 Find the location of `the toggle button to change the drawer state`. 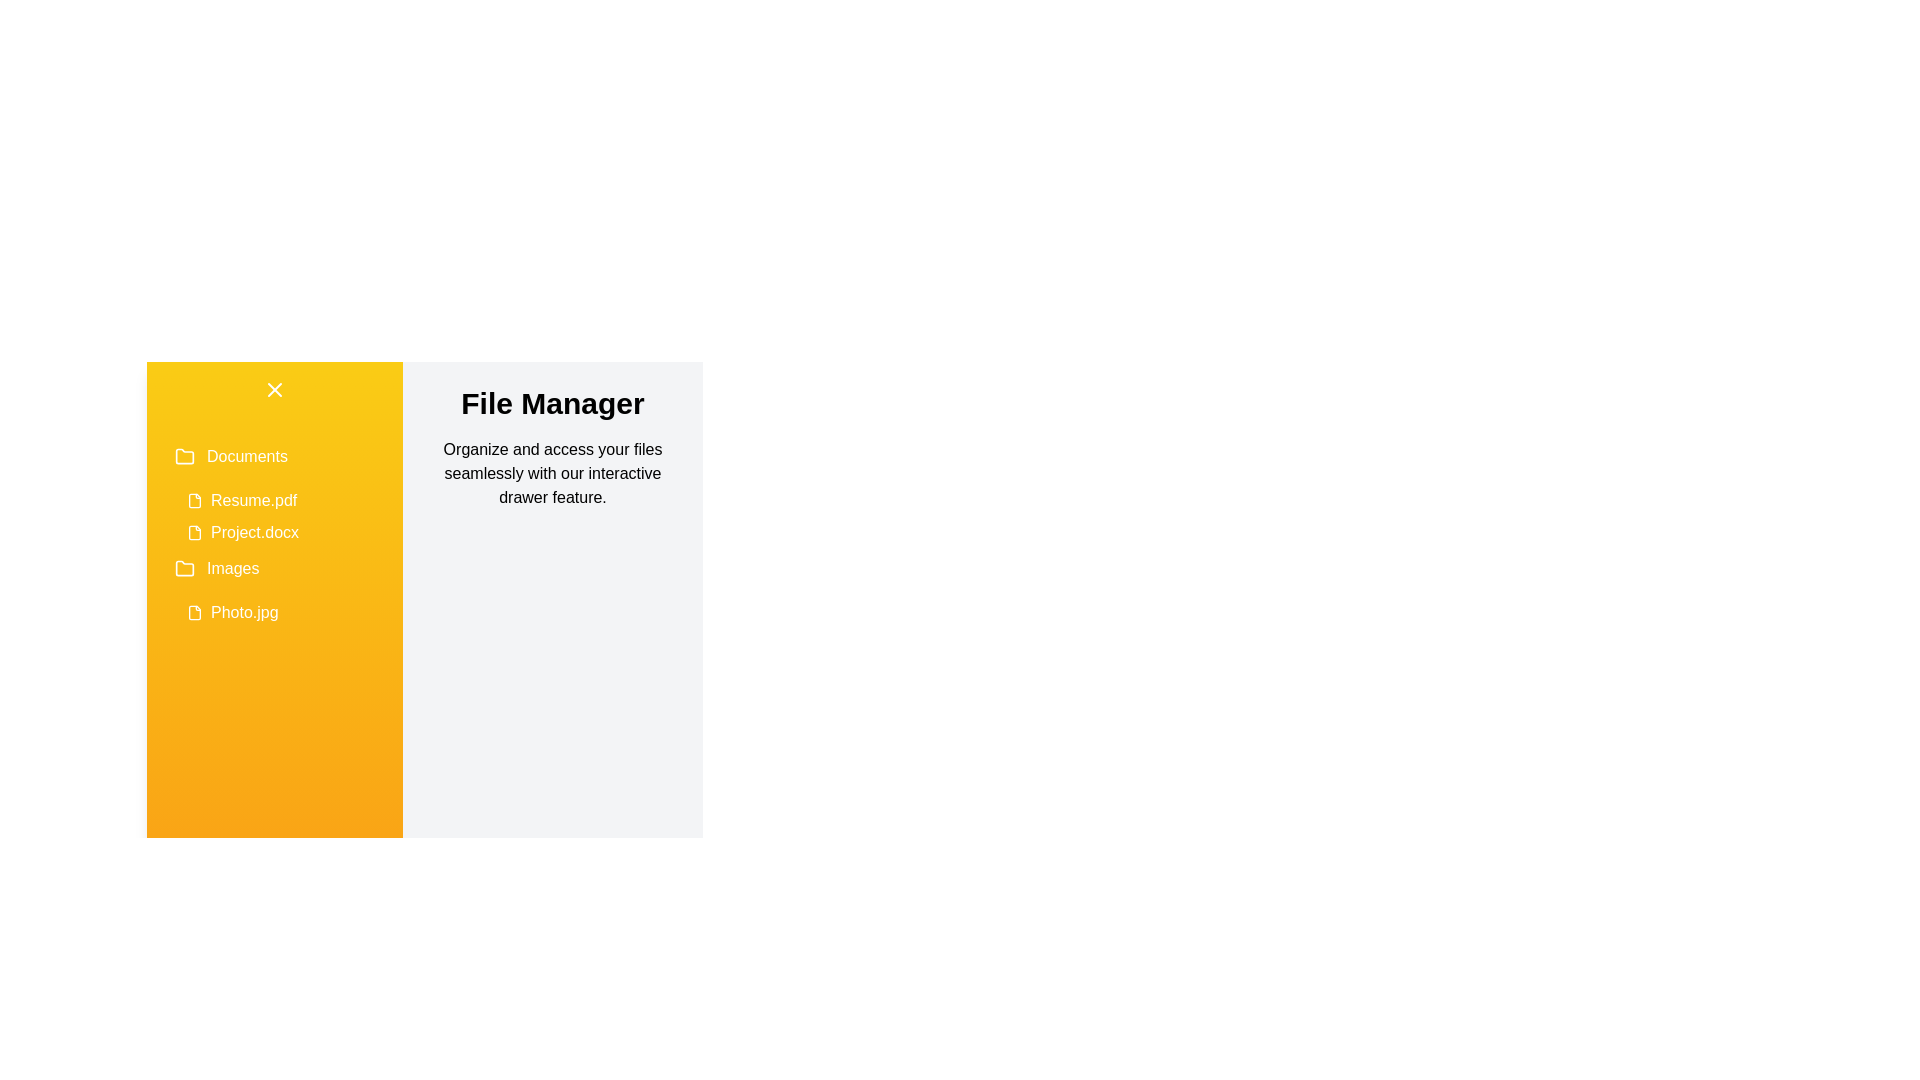

the toggle button to change the drawer state is located at coordinates (273, 389).